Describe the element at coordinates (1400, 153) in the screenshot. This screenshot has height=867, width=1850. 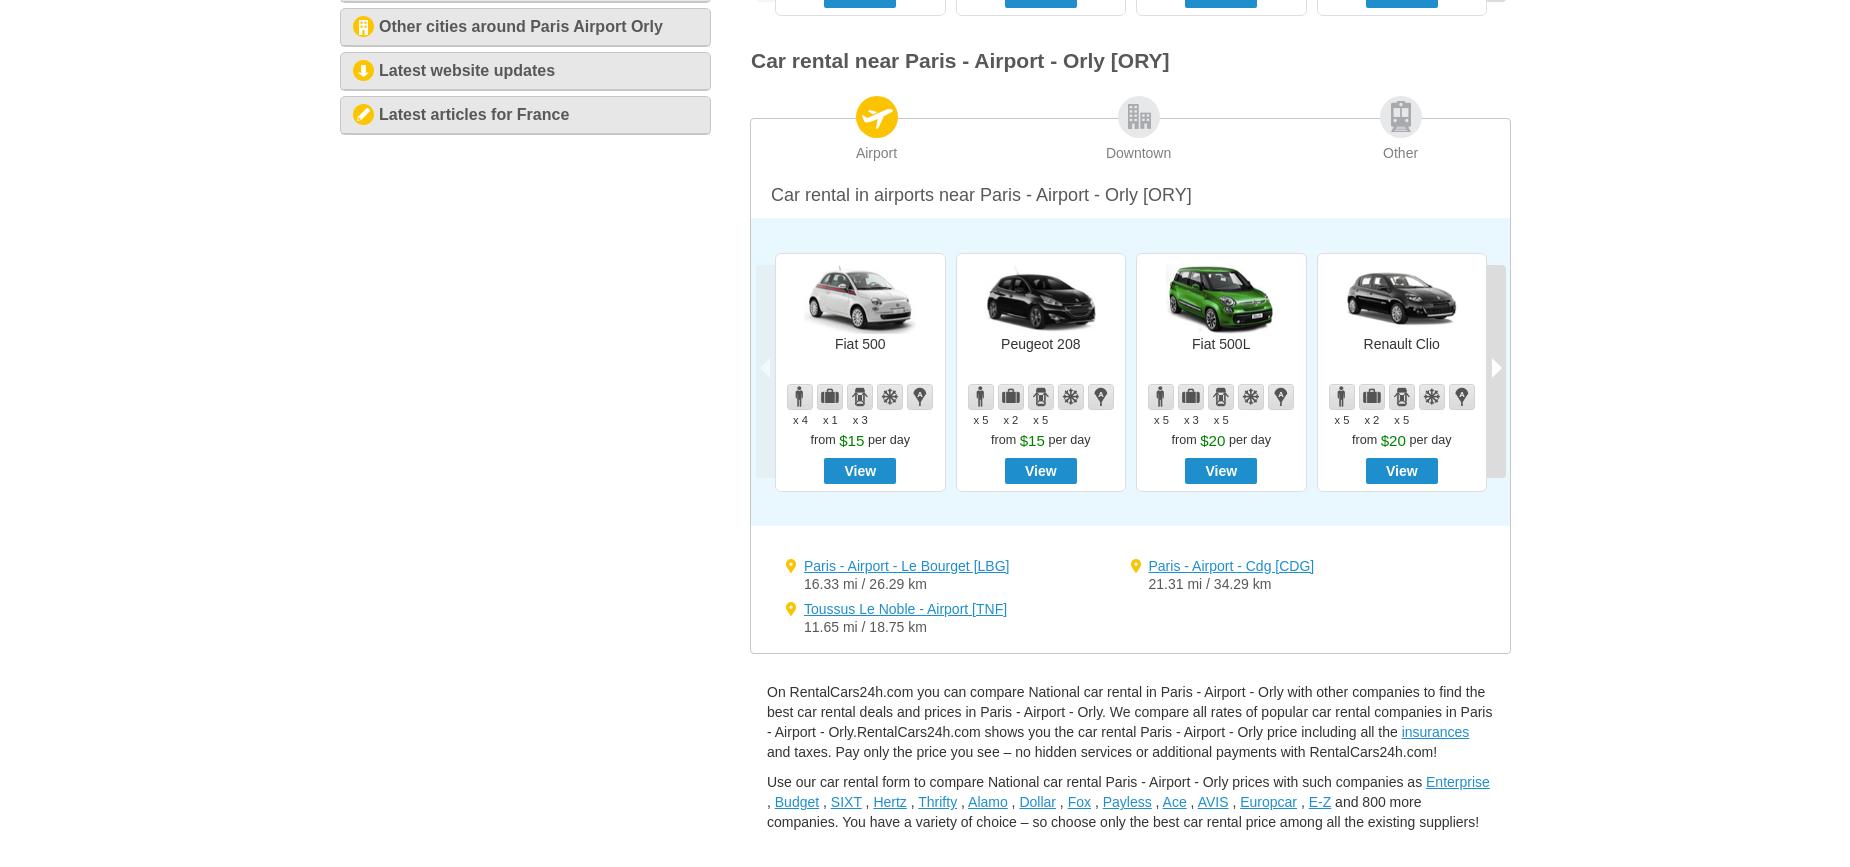
I see `'Other'` at that location.